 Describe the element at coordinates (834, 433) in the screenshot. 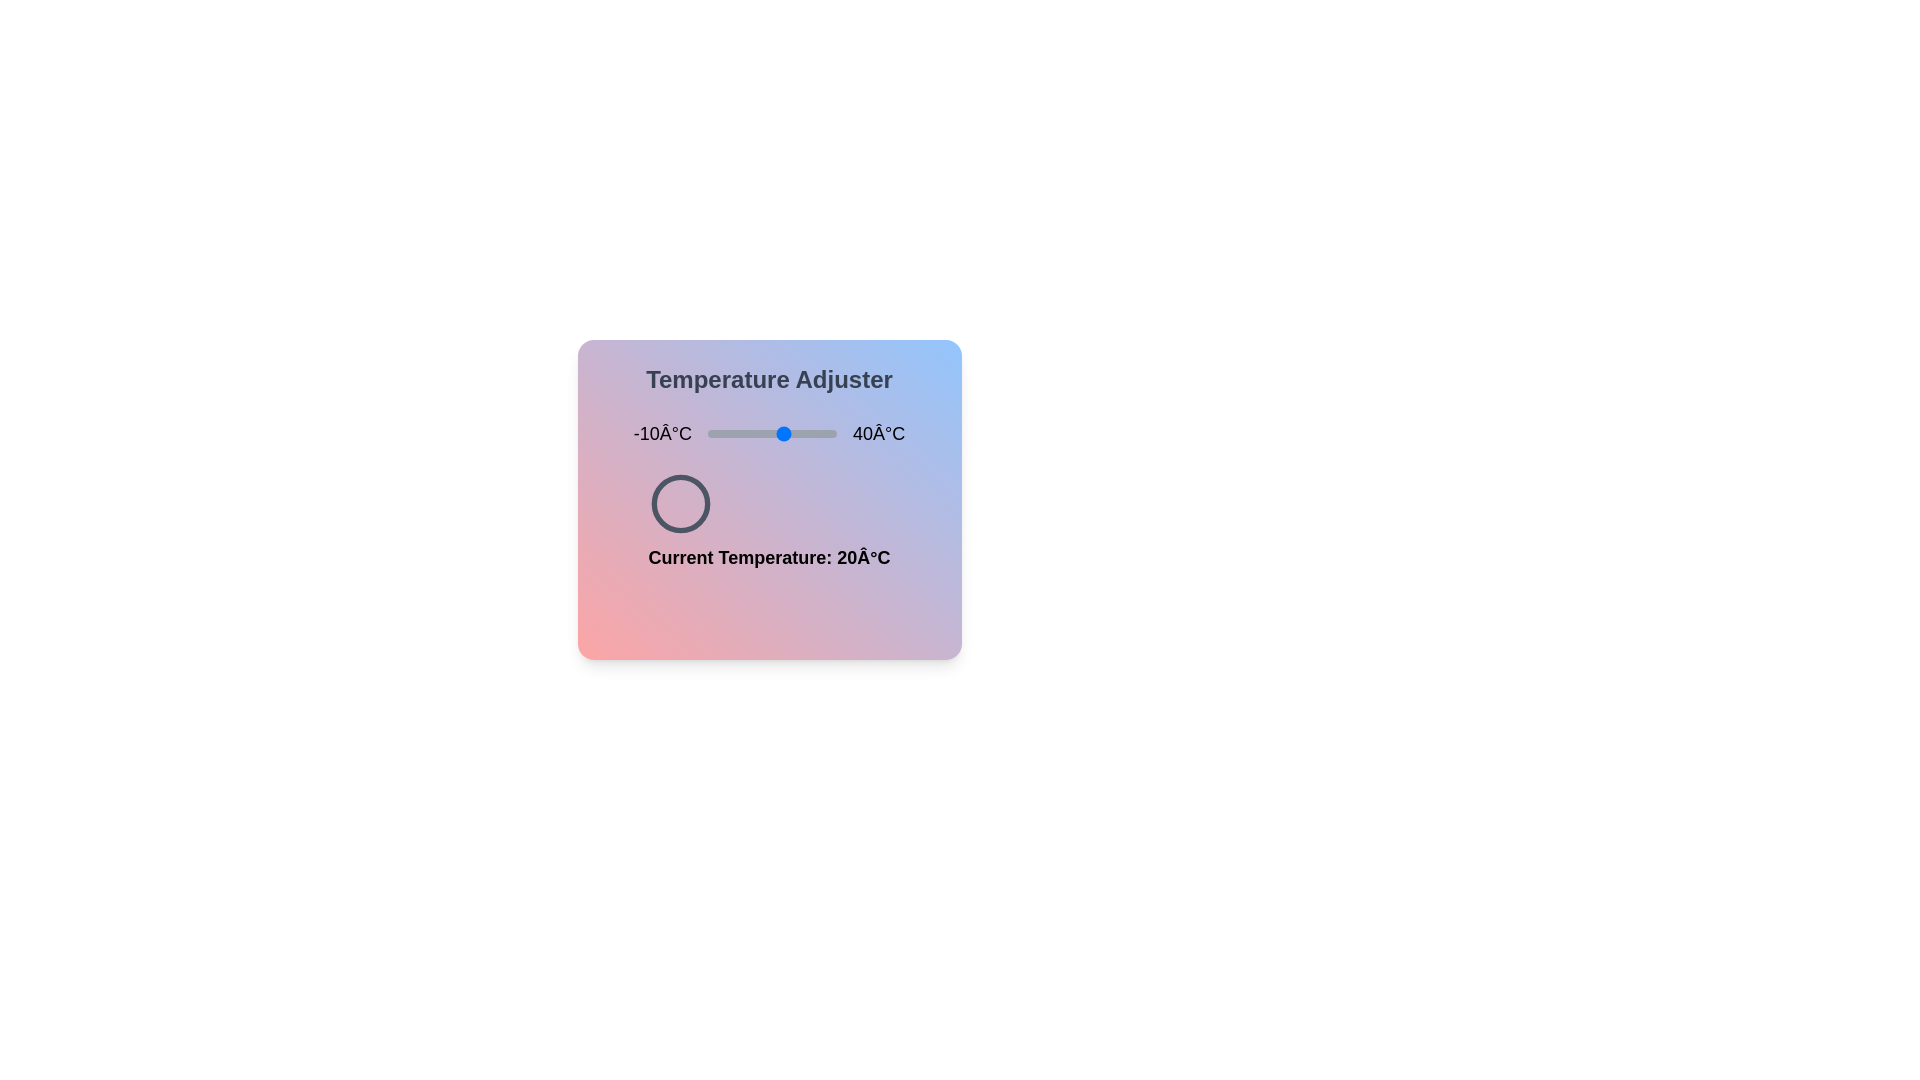

I see `the temperature slider to 39°C` at that location.